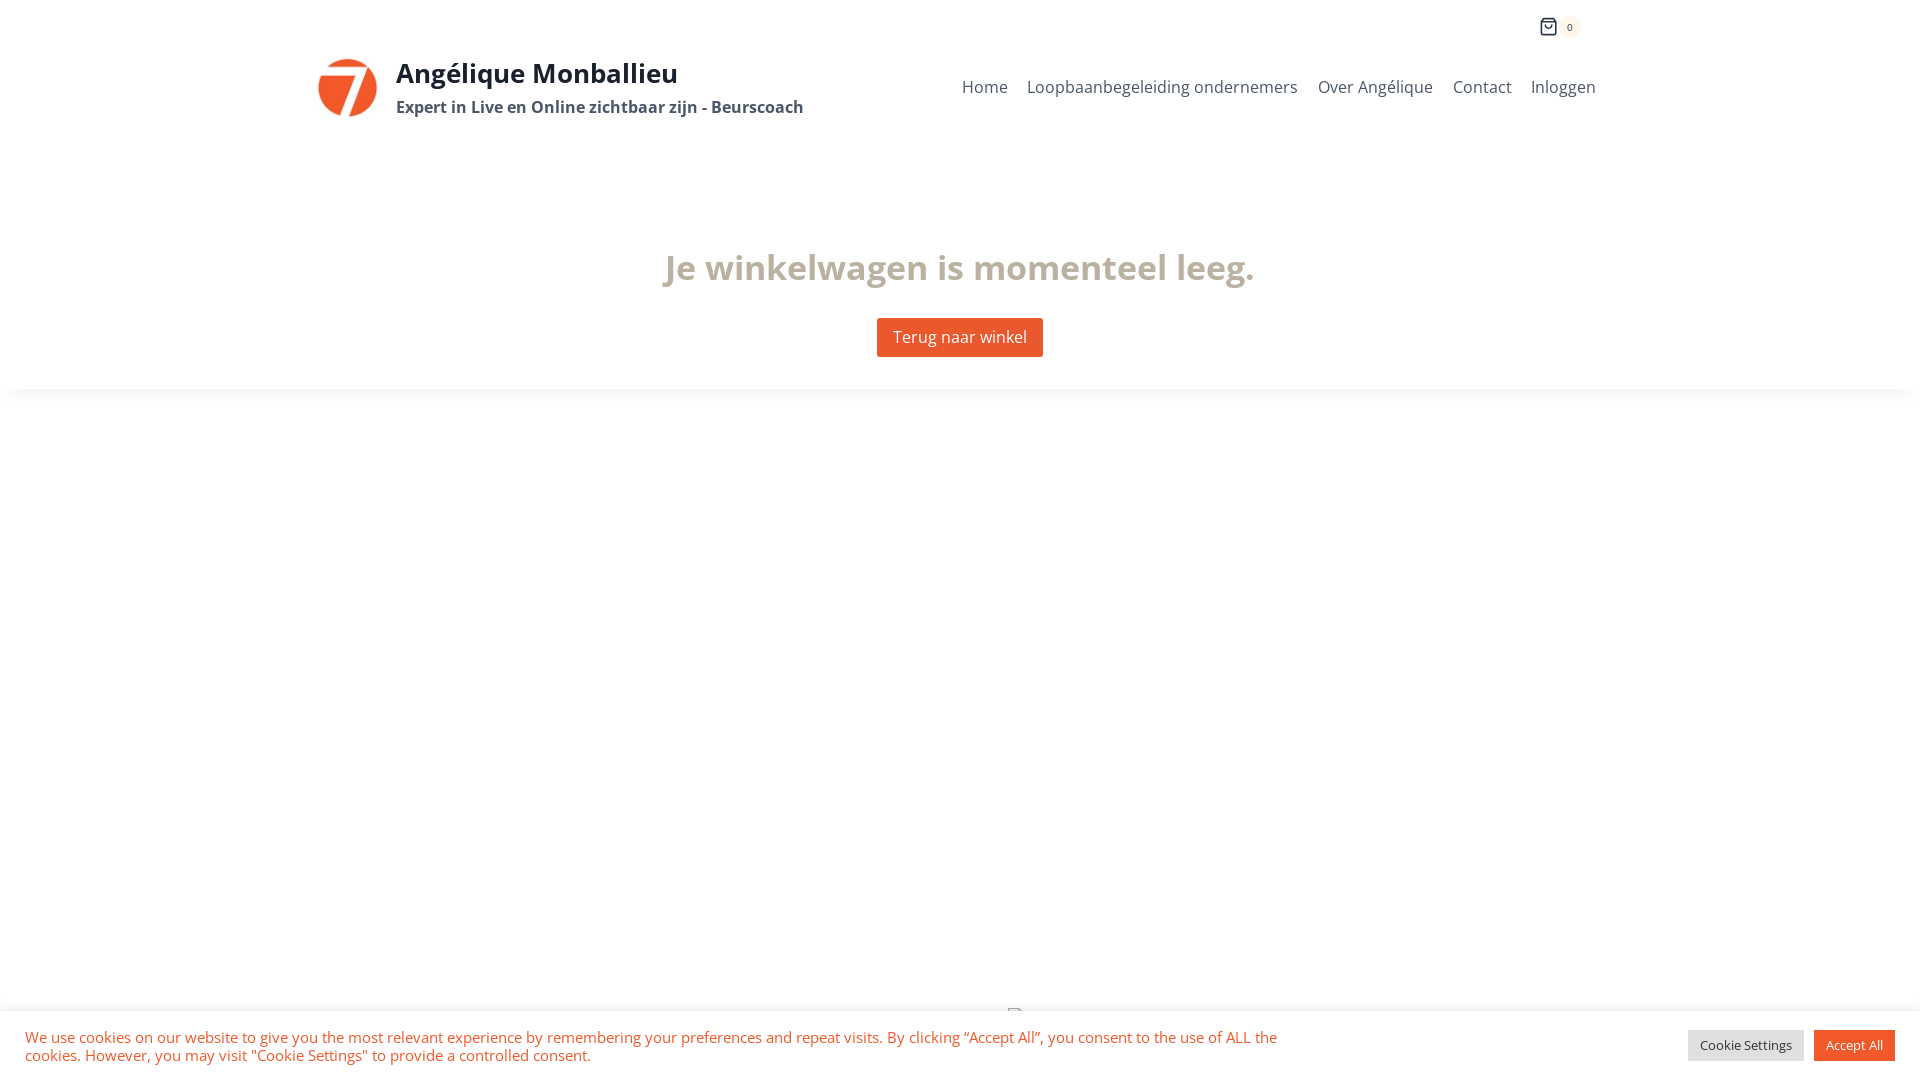 This screenshot has width=1920, height=1080. I want to click on '0', so click(1559, 19).